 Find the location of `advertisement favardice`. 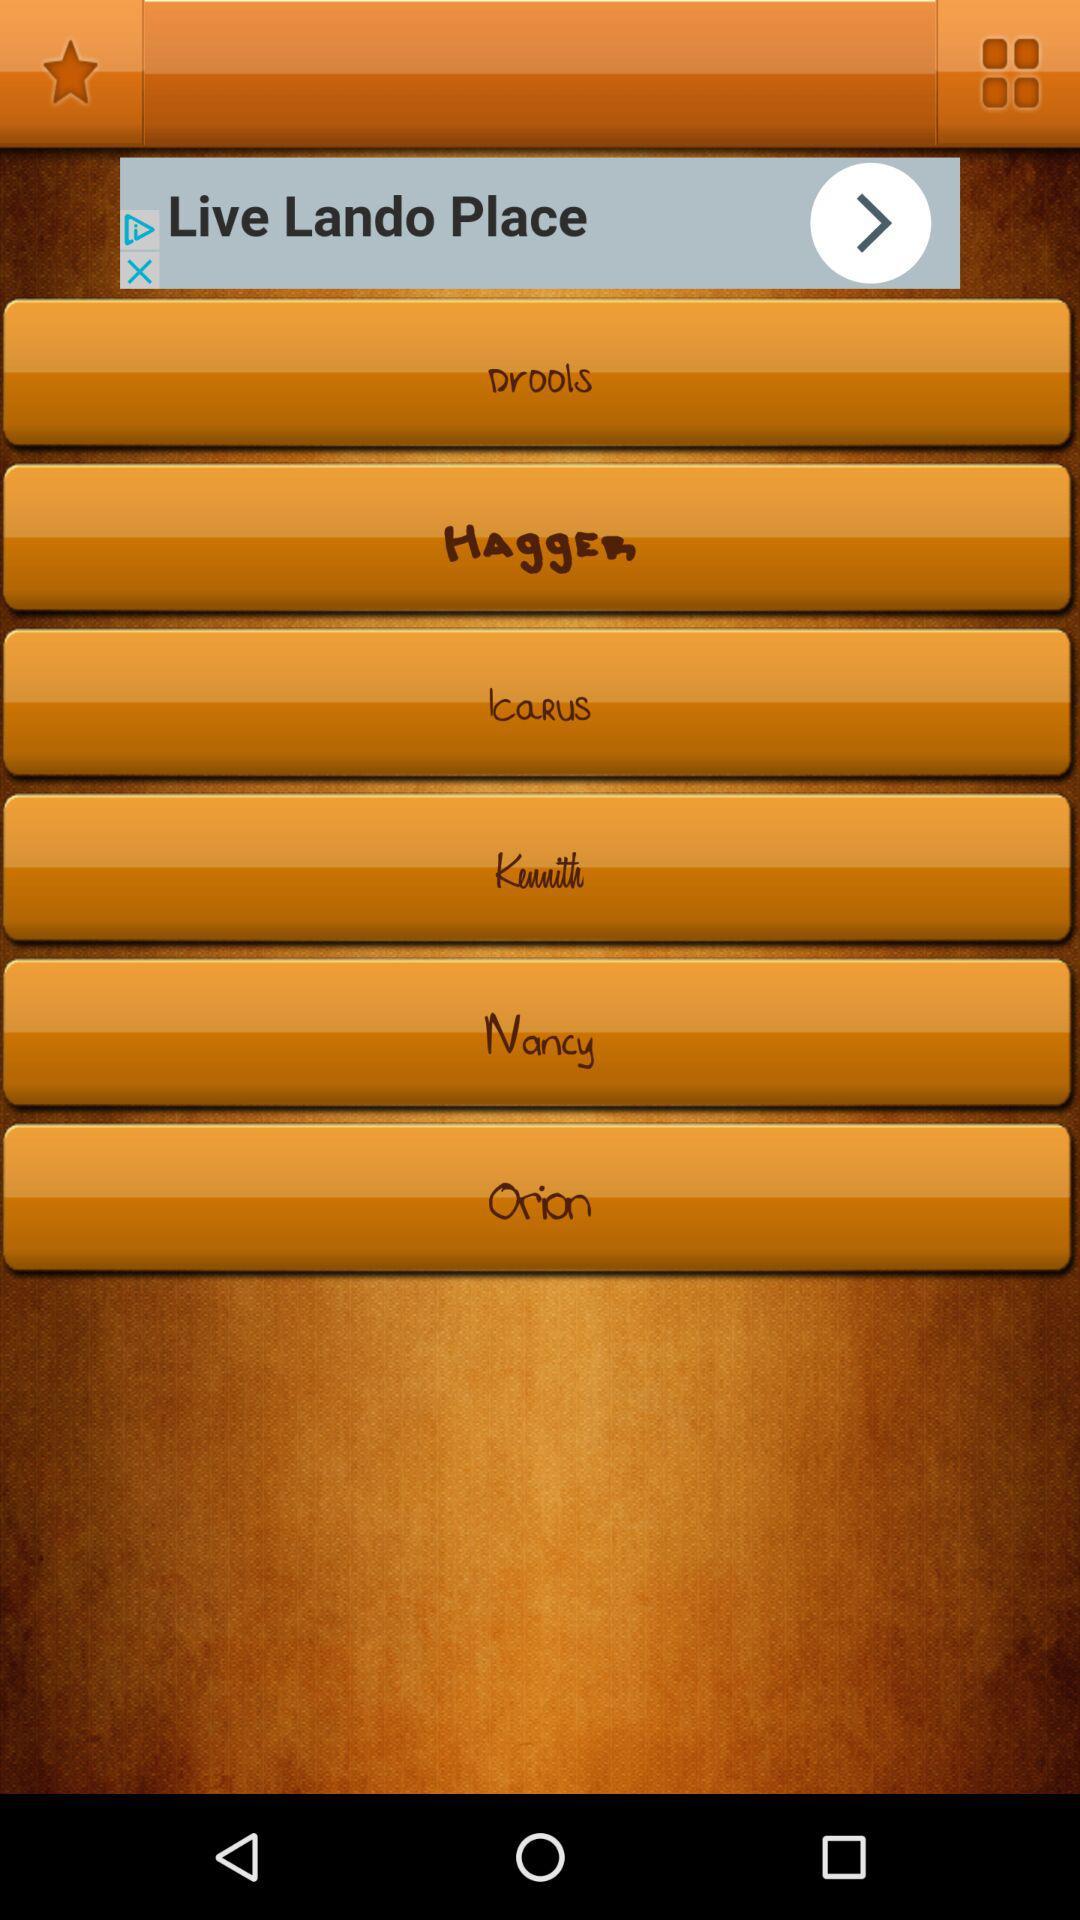

advertisement favardice is located at coordinates (71, 72).